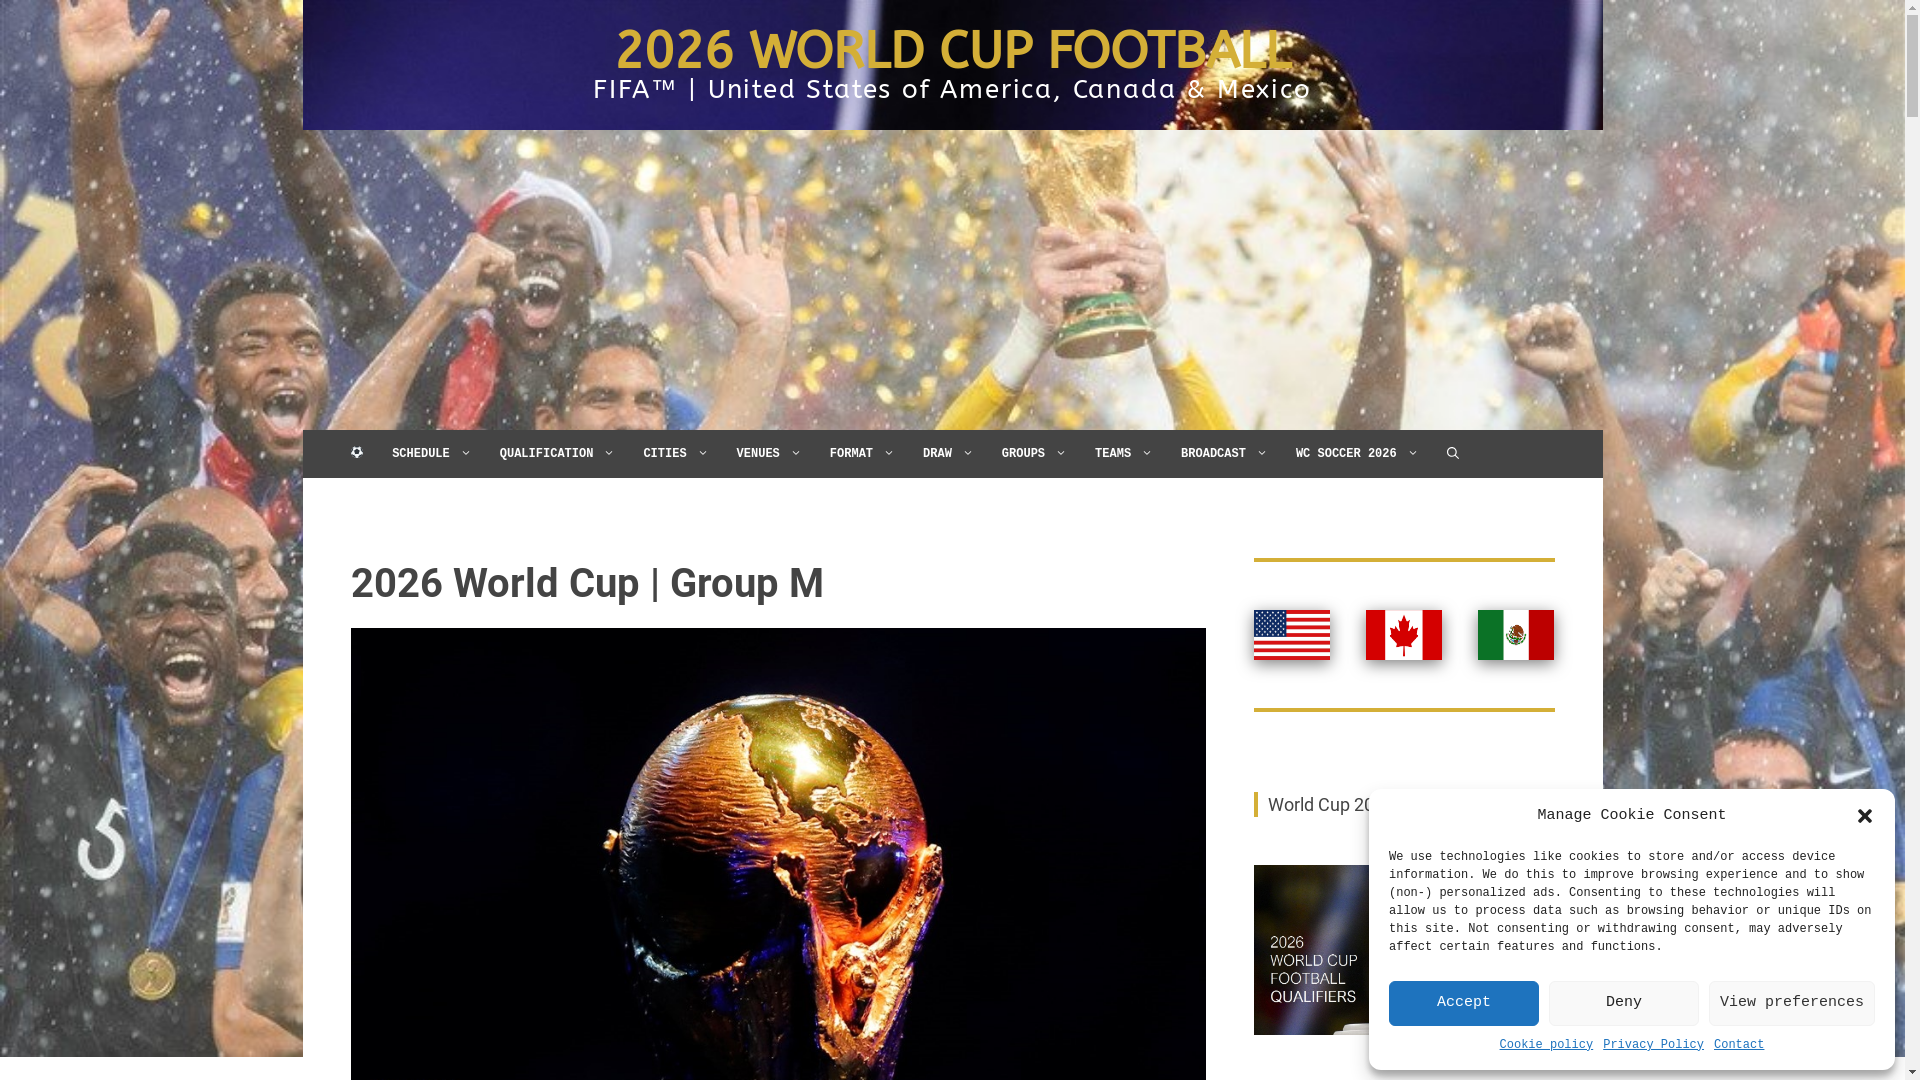 The image size is (1920, 1080). I want to click on 'VENUES', so click(768, 454).